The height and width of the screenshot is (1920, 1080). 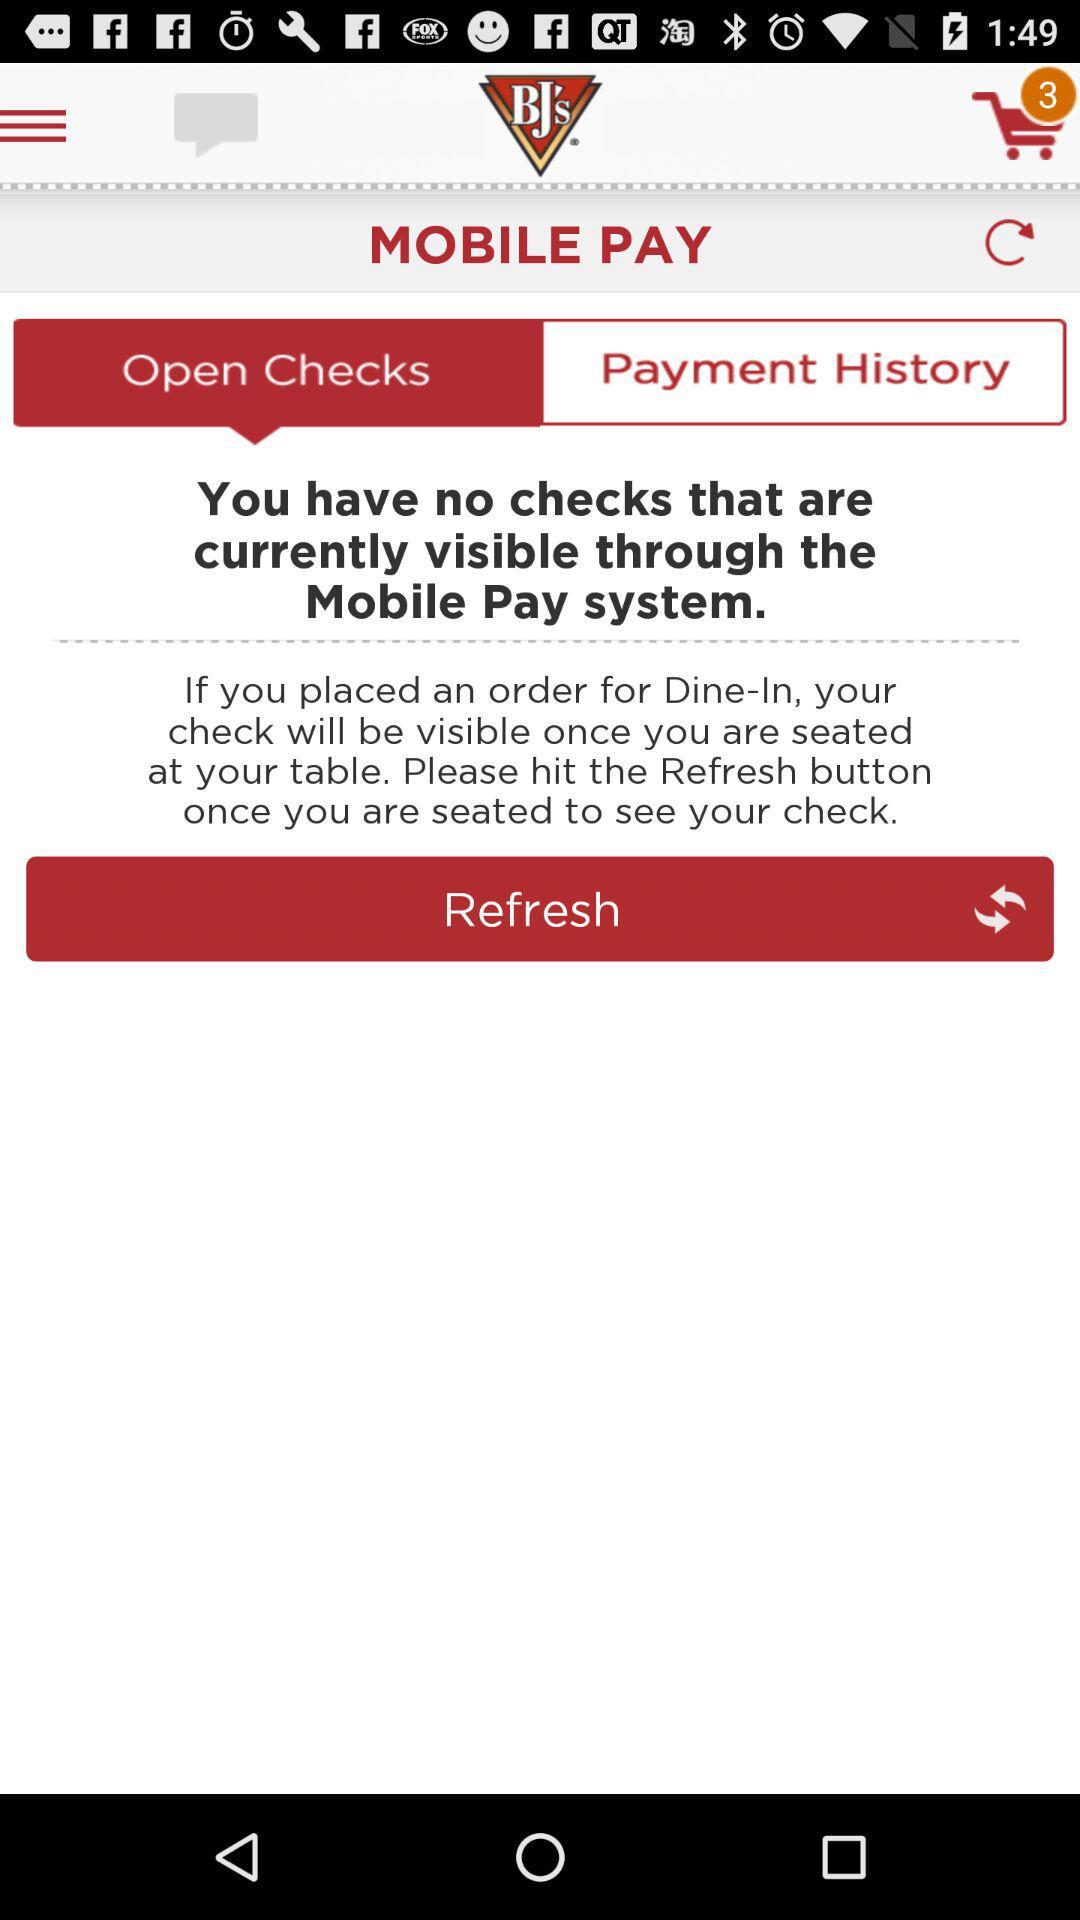 I want to click on reload, so click(x=1009, y=242).